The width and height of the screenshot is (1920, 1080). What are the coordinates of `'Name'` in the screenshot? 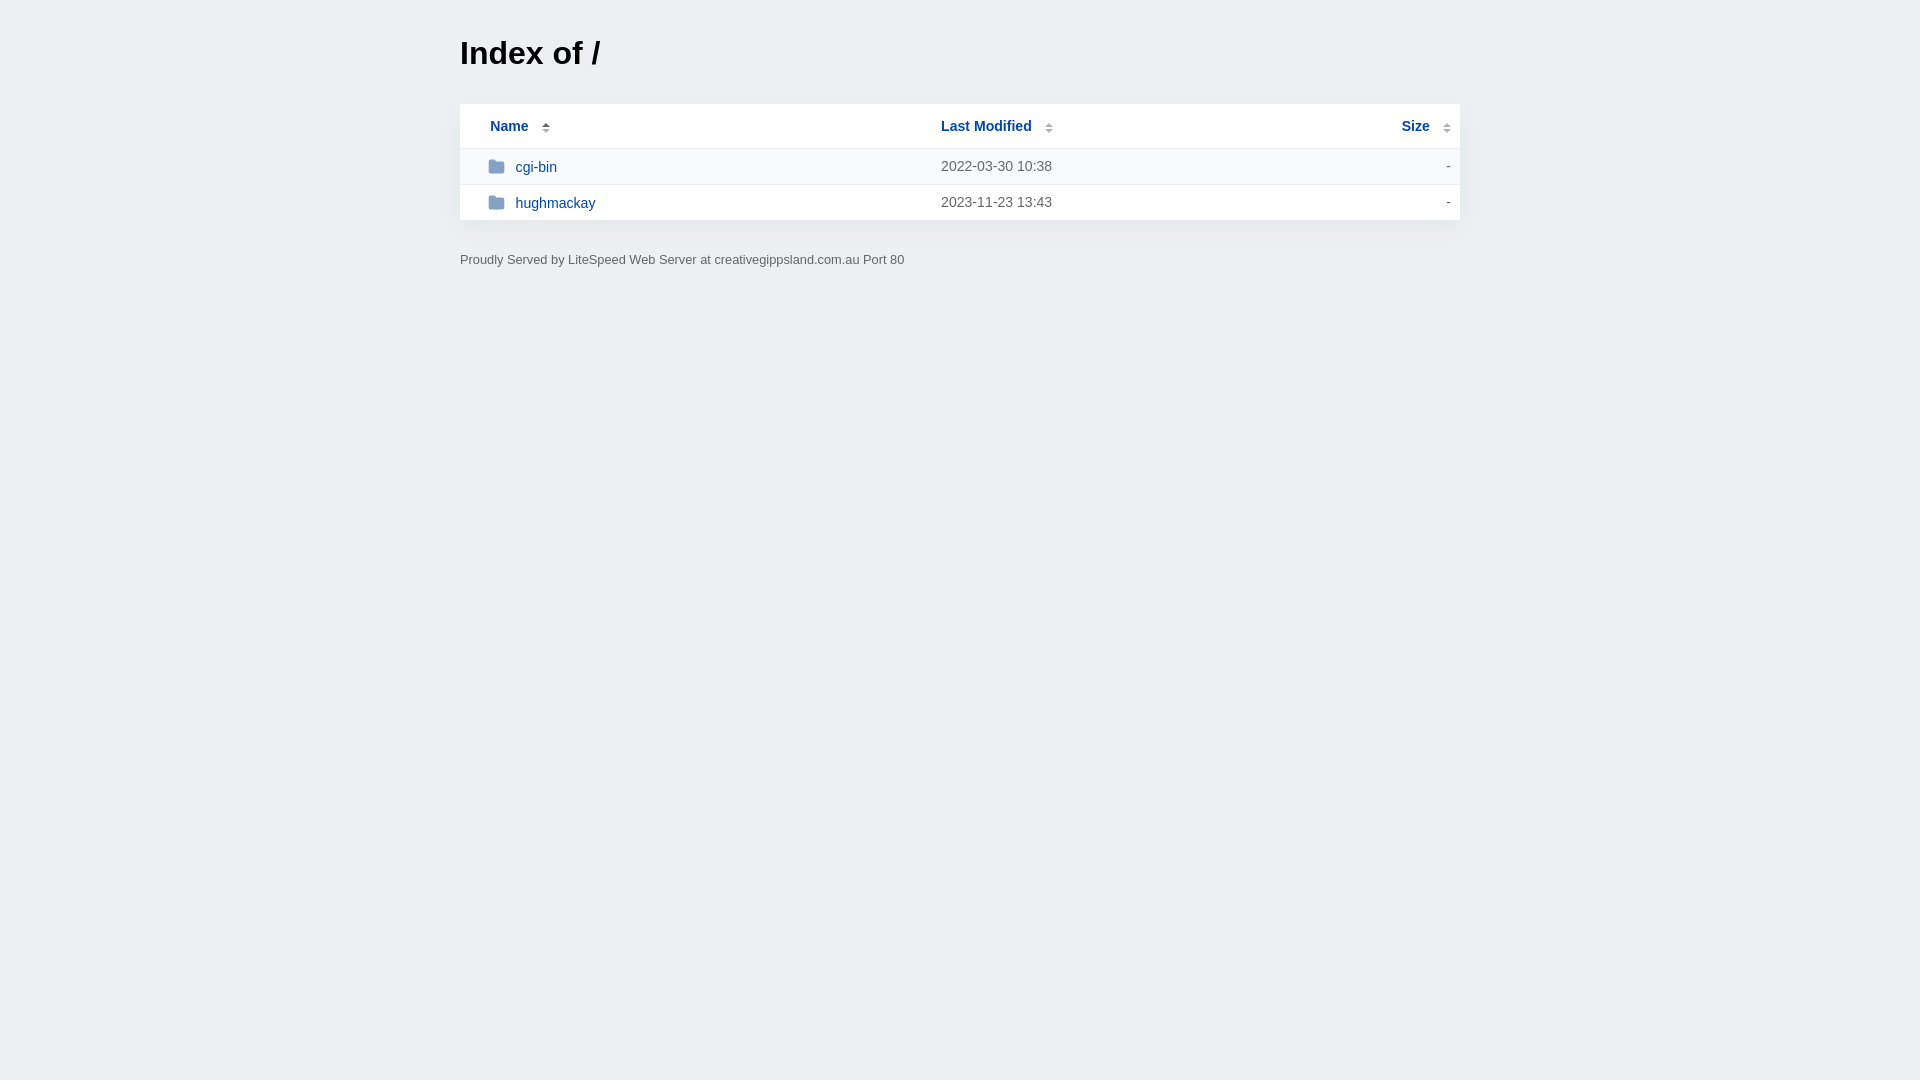 It's located at (508, 126).